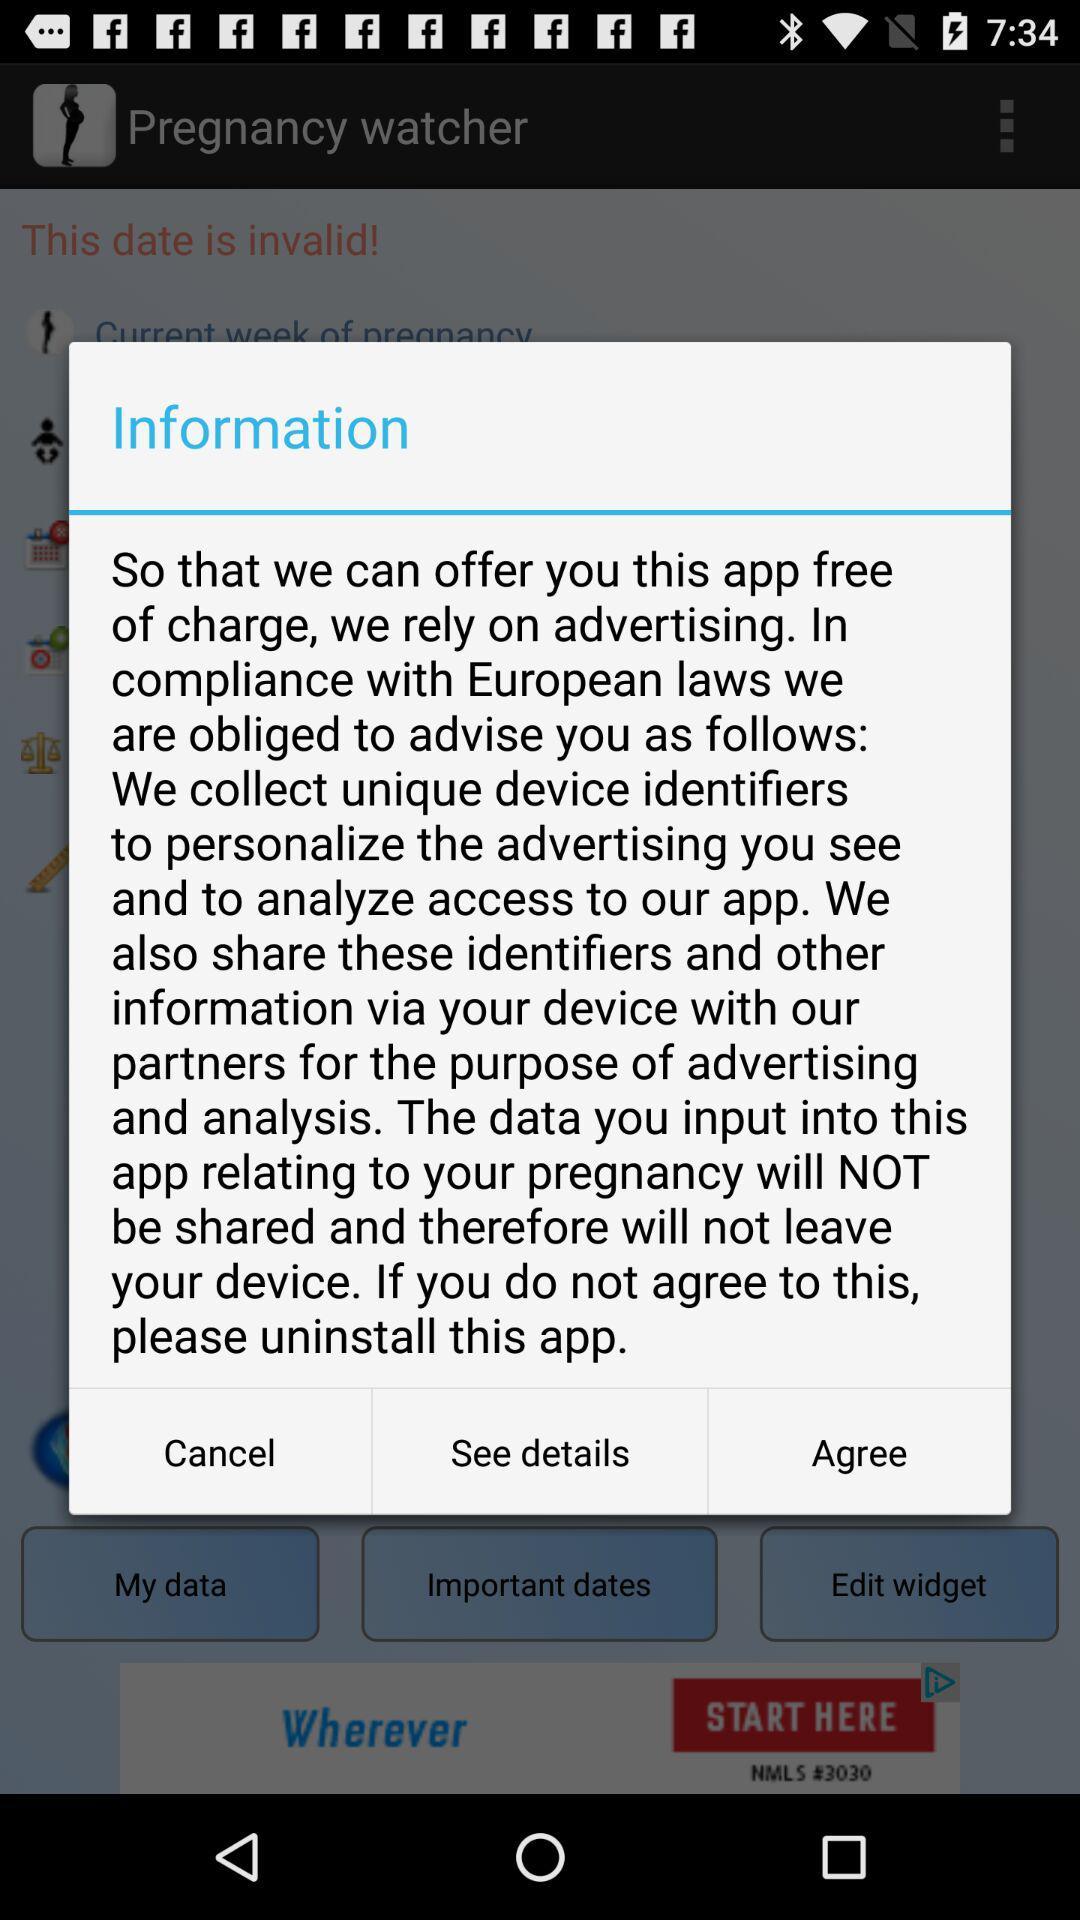  What do you see at coordinates (540, 1451) in the screenshot?
I see `the item to the right of the cancel item` at bounding box center [540, 1451].